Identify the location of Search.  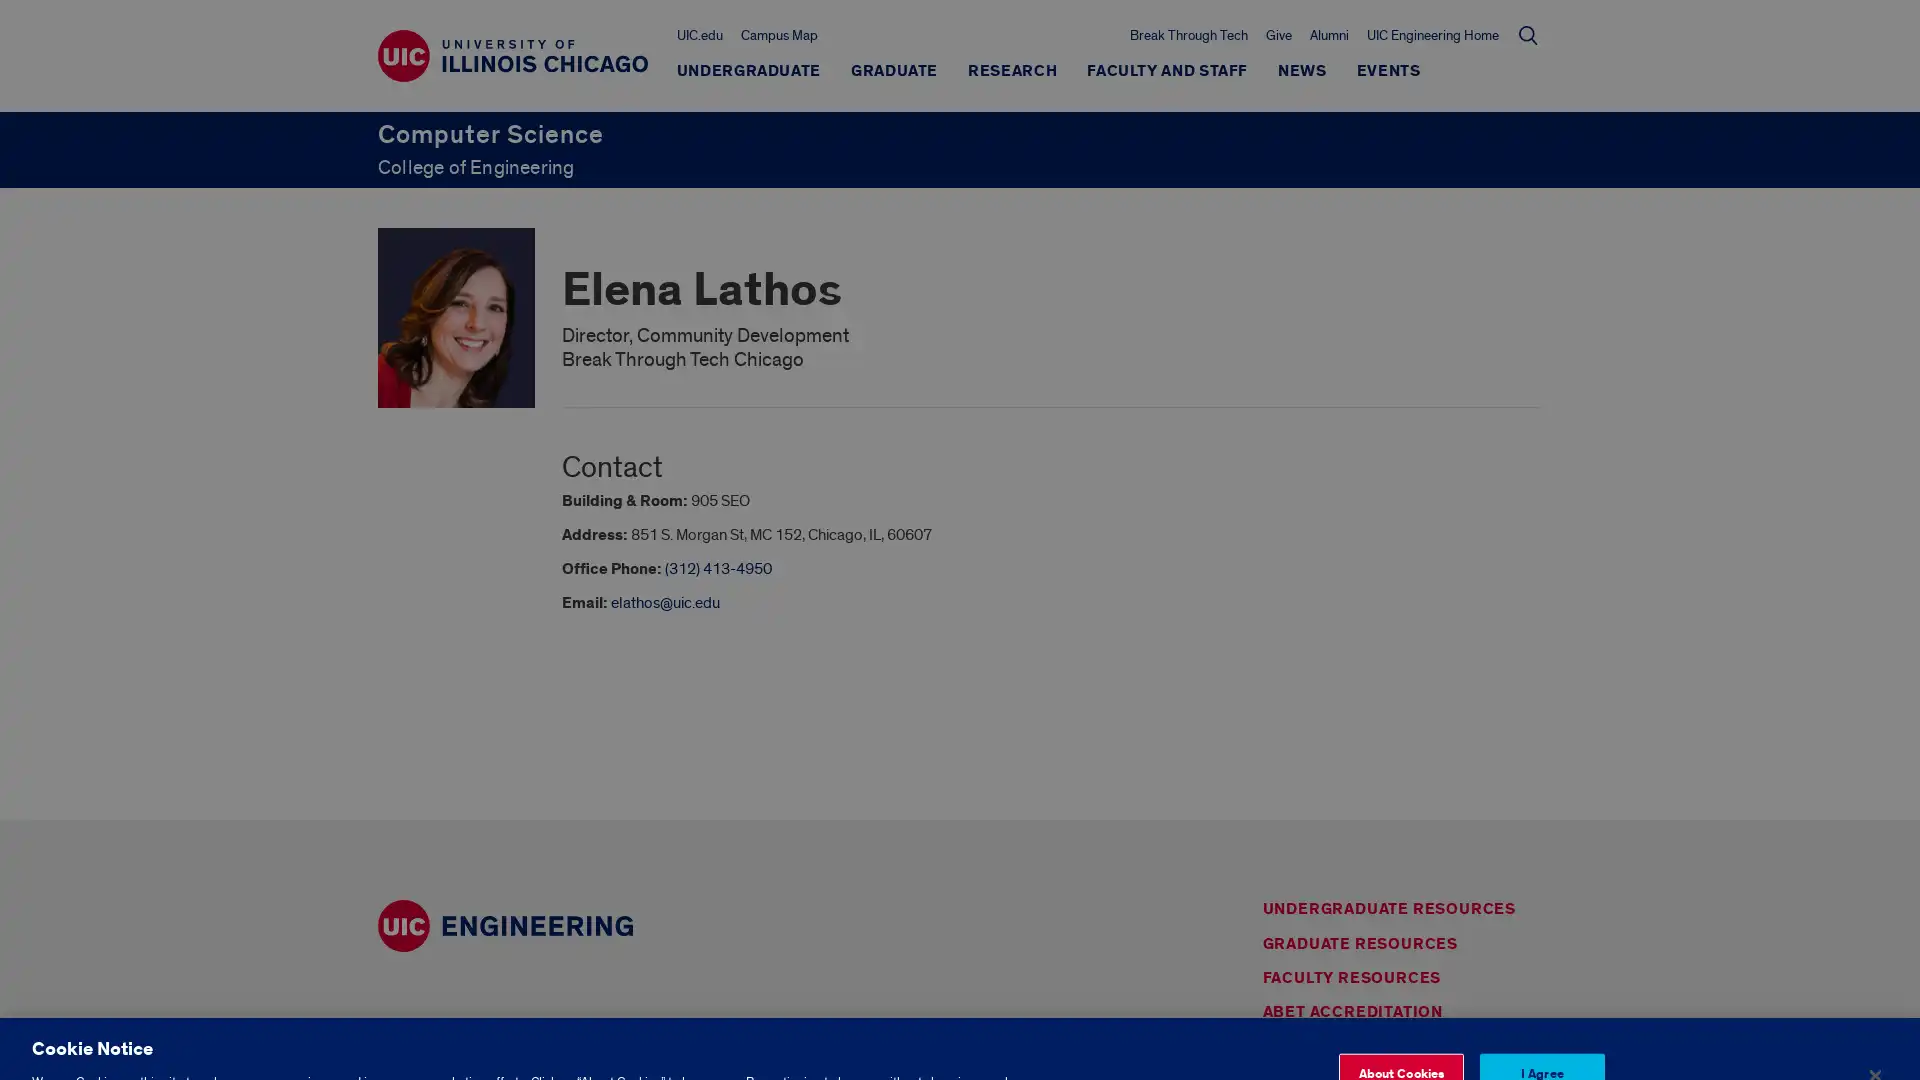
(1526, 34).